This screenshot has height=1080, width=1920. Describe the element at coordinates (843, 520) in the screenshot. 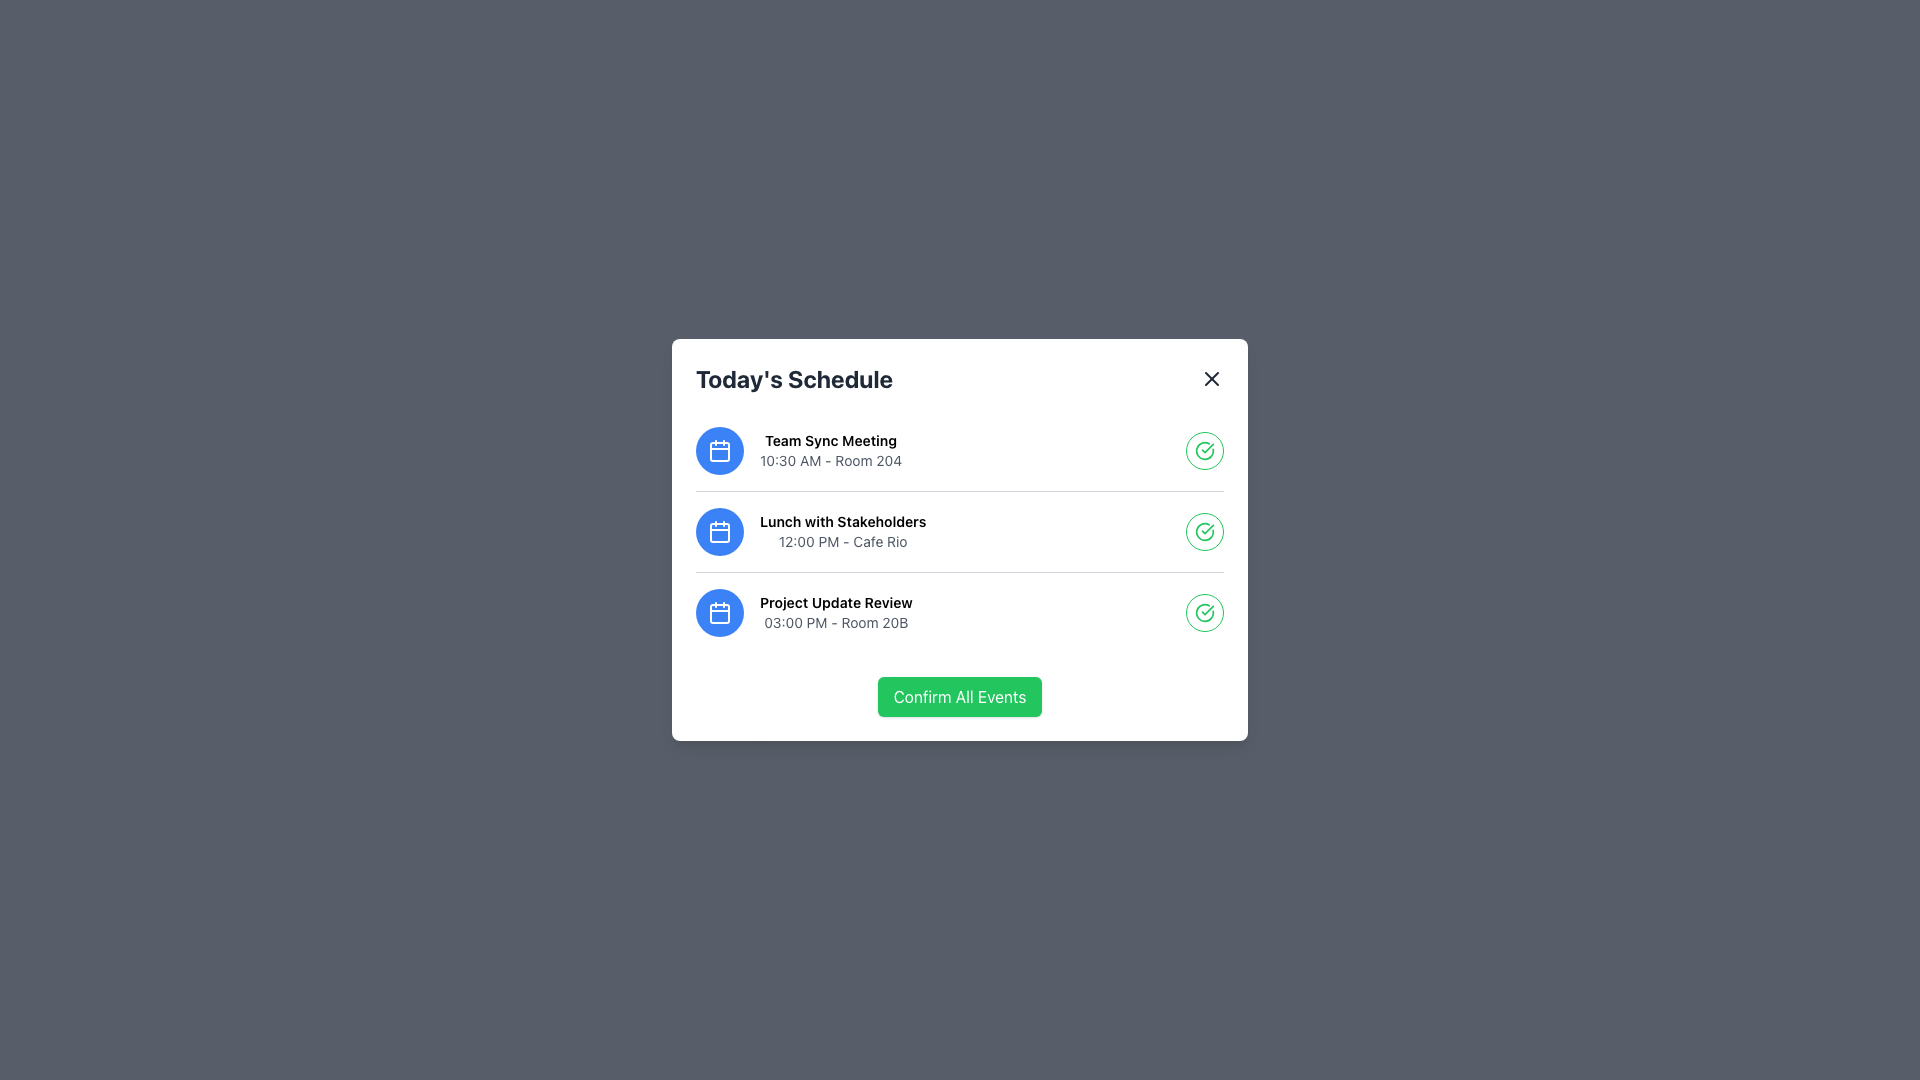

I see `the text element titled 'Lunch with Stakeholders', which is the second item in the schedule and is positioned centrally below 'Team Sync Meeting'` at that location.